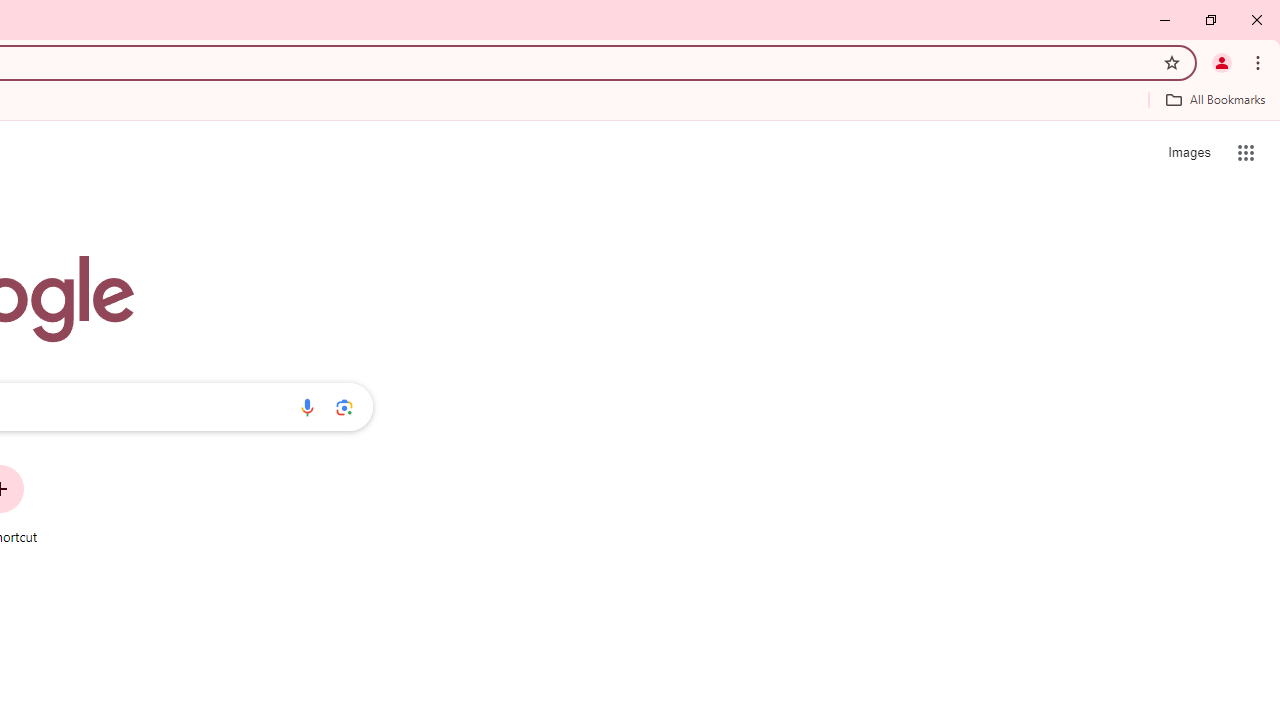  Describe the element at coordinates (1214, 99) in the screenshot. I see `'All Bookmarks'` at that location.